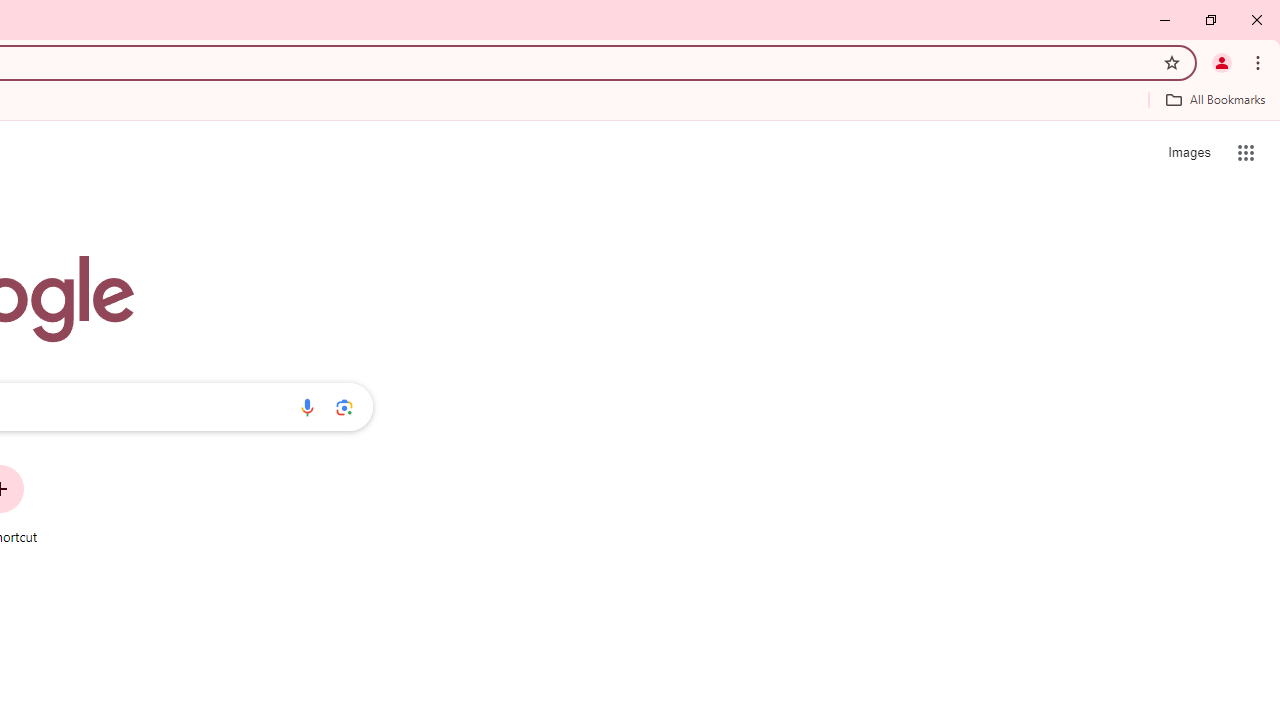  Describe the element at coordinates (1214, 99) in the screenshot. I see `'All Bookmarks'` at that location.